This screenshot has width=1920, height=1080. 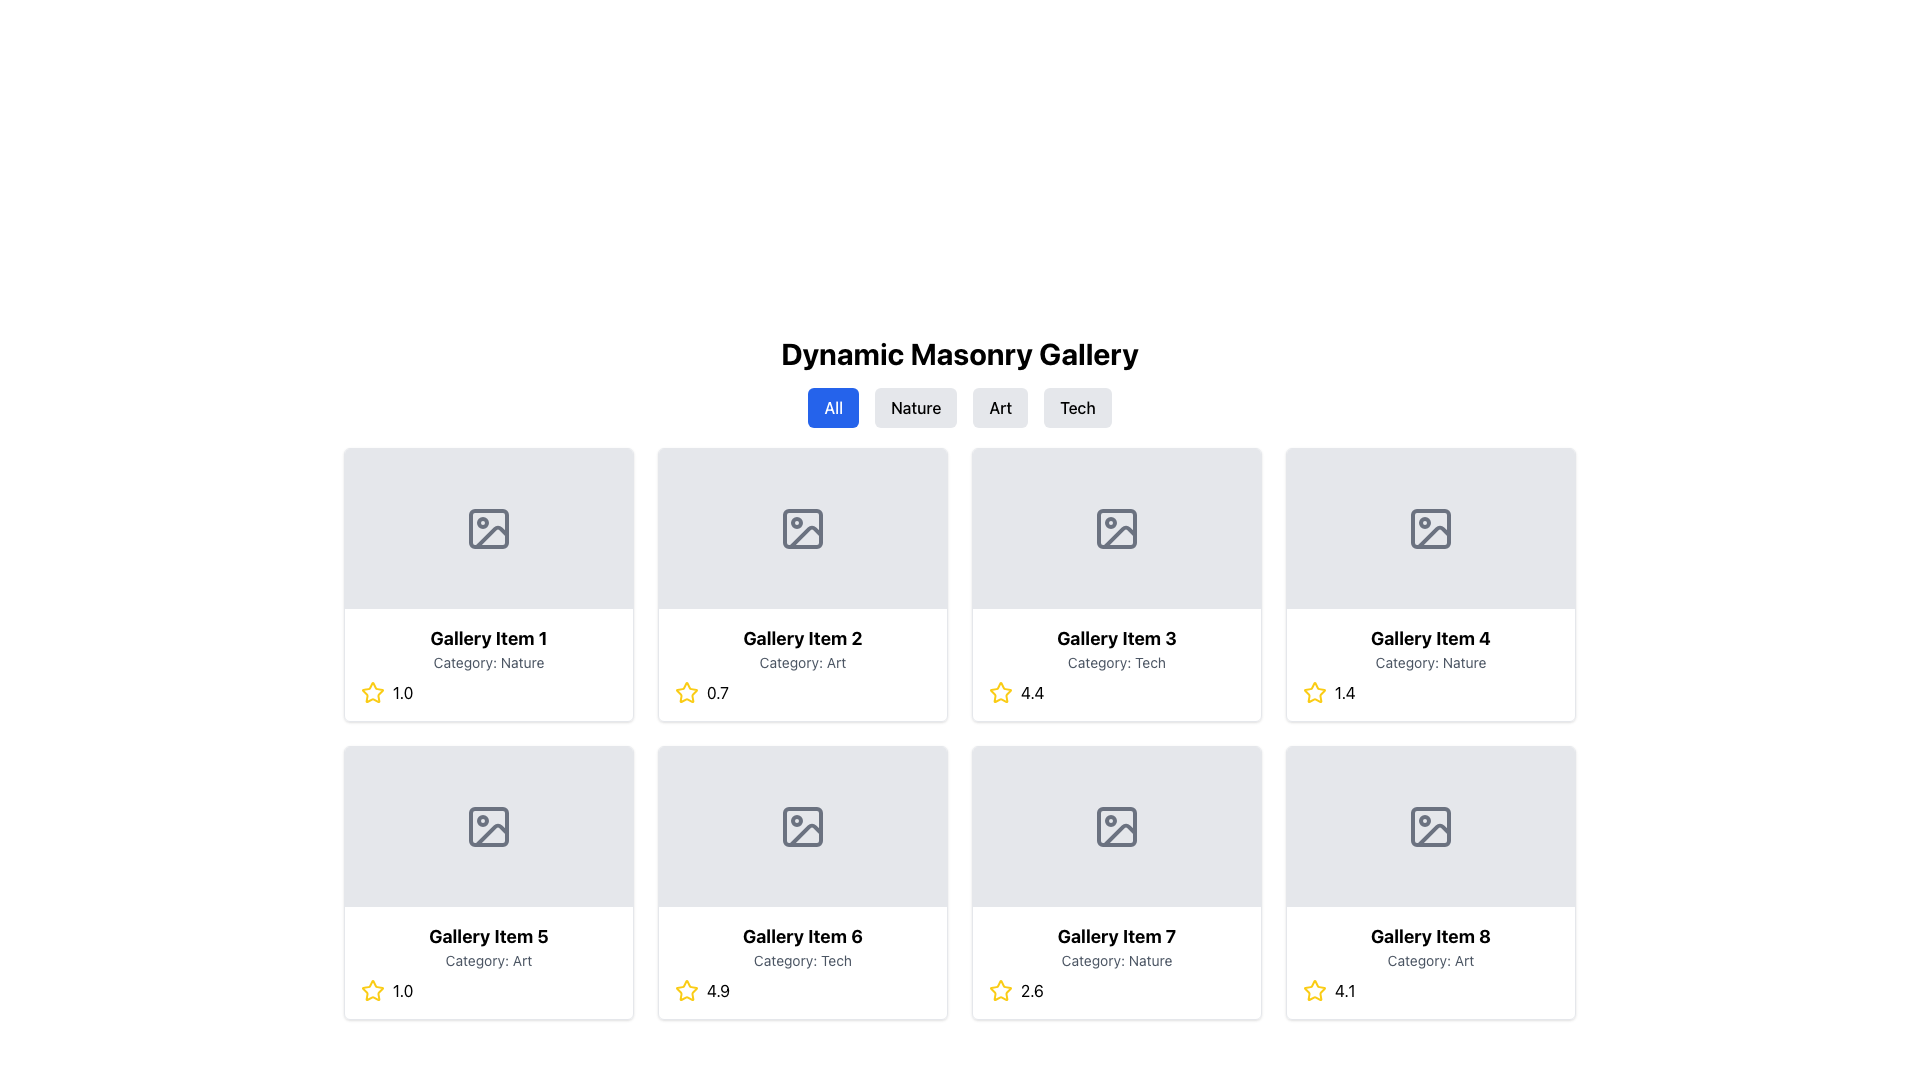 What do you see at coordinates (802, 826) in the screenshot?
I see `the Image Placeholder element, which is a gray rectangular block with an SVG image of a stylized photo, located at the top section of the card labeled 'Gallery Item 6'` at bounding box center [802, 826].